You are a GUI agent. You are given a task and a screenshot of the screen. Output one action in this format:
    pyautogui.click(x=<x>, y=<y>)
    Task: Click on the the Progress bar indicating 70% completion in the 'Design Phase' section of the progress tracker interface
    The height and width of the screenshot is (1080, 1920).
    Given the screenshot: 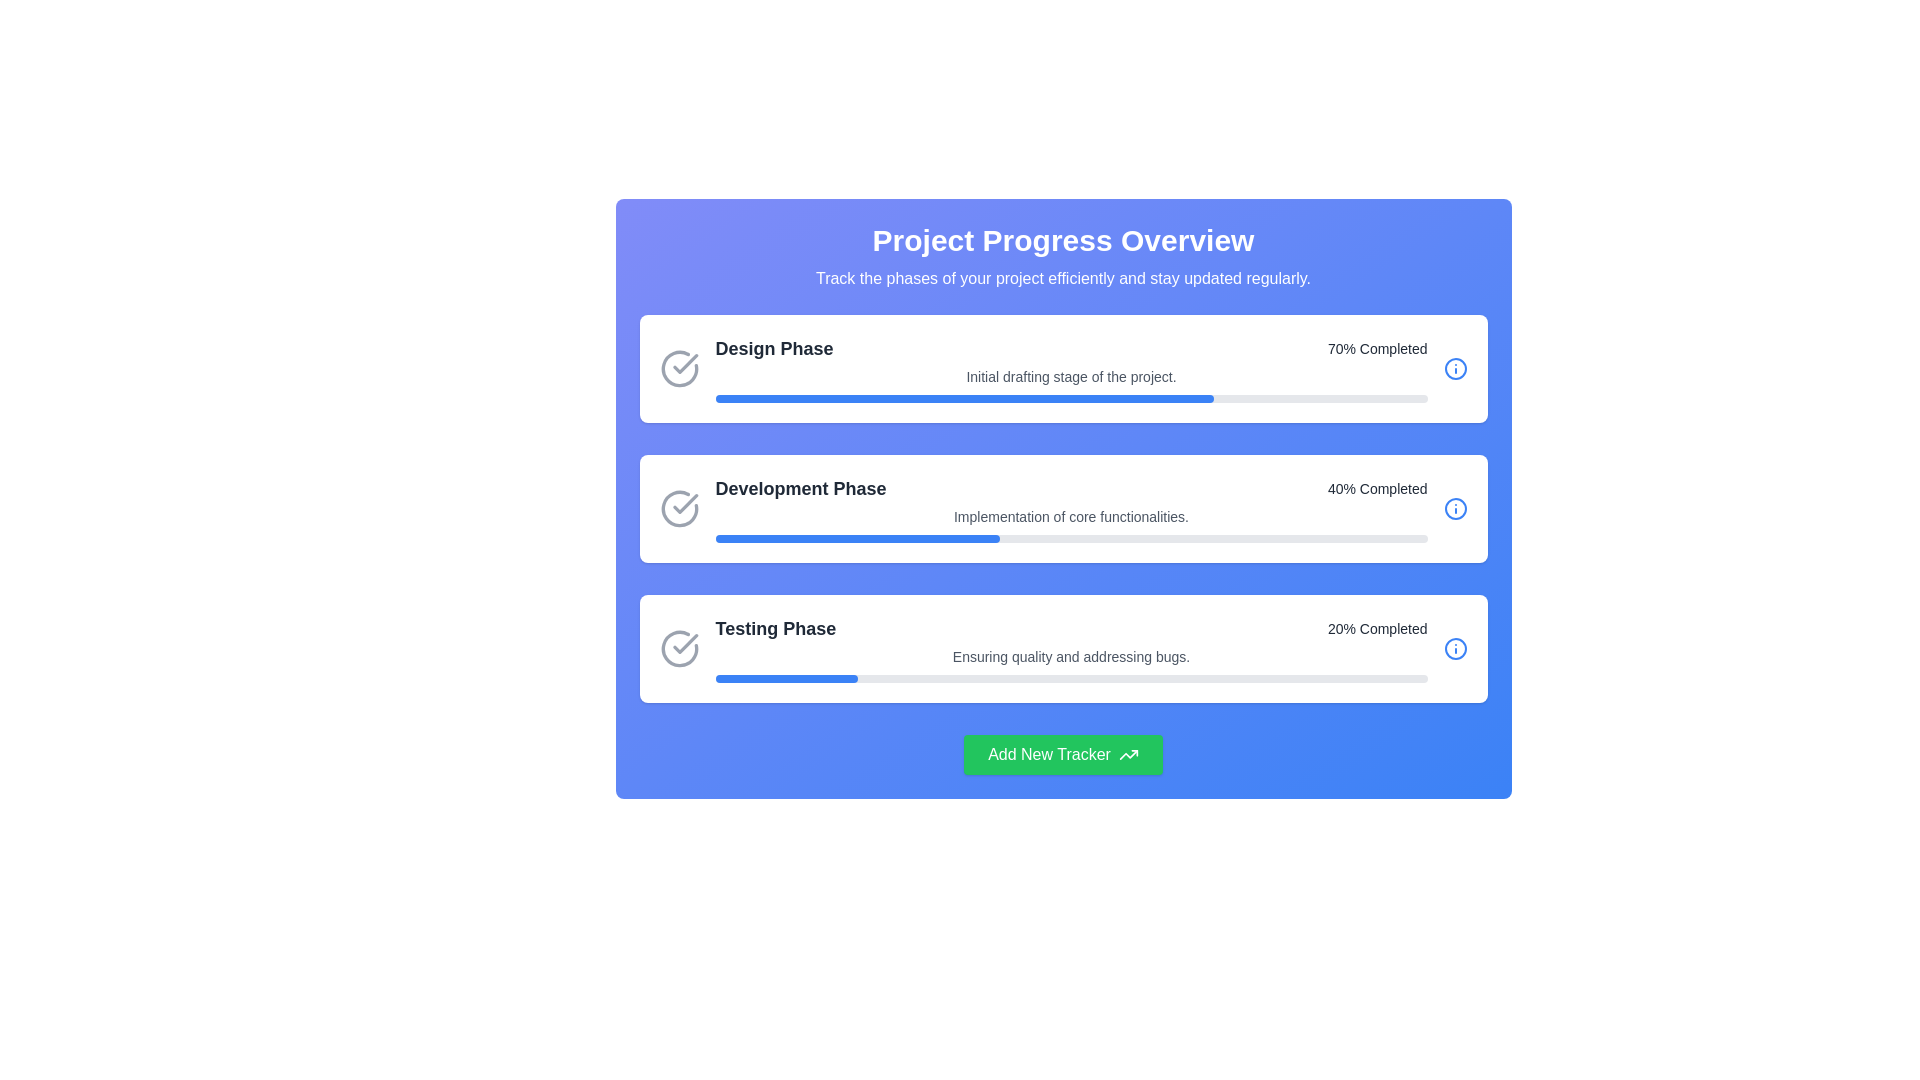 What is the action you would take?
    pyautogui.click(x=964, y=398)
    